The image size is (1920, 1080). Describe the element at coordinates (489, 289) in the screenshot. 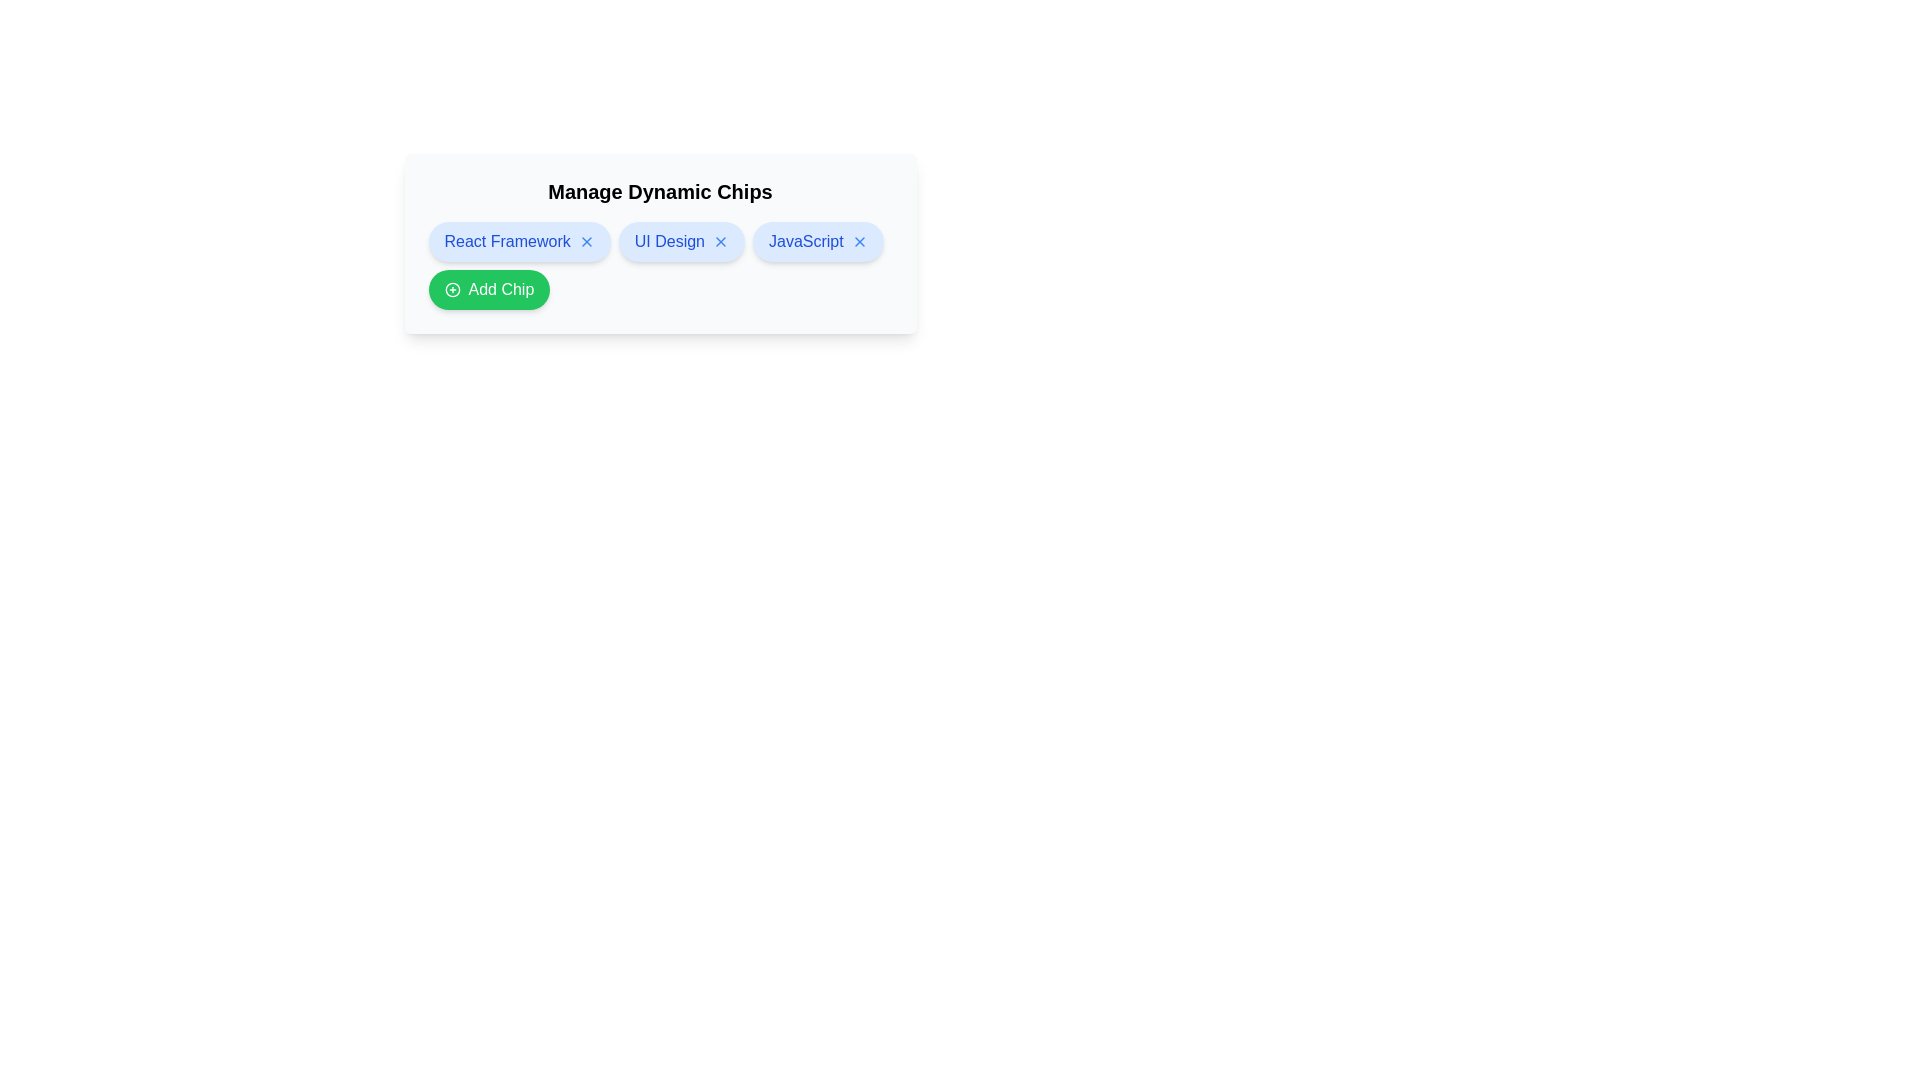

I see `the 'Add Chip' button to add a new chip` at that location.